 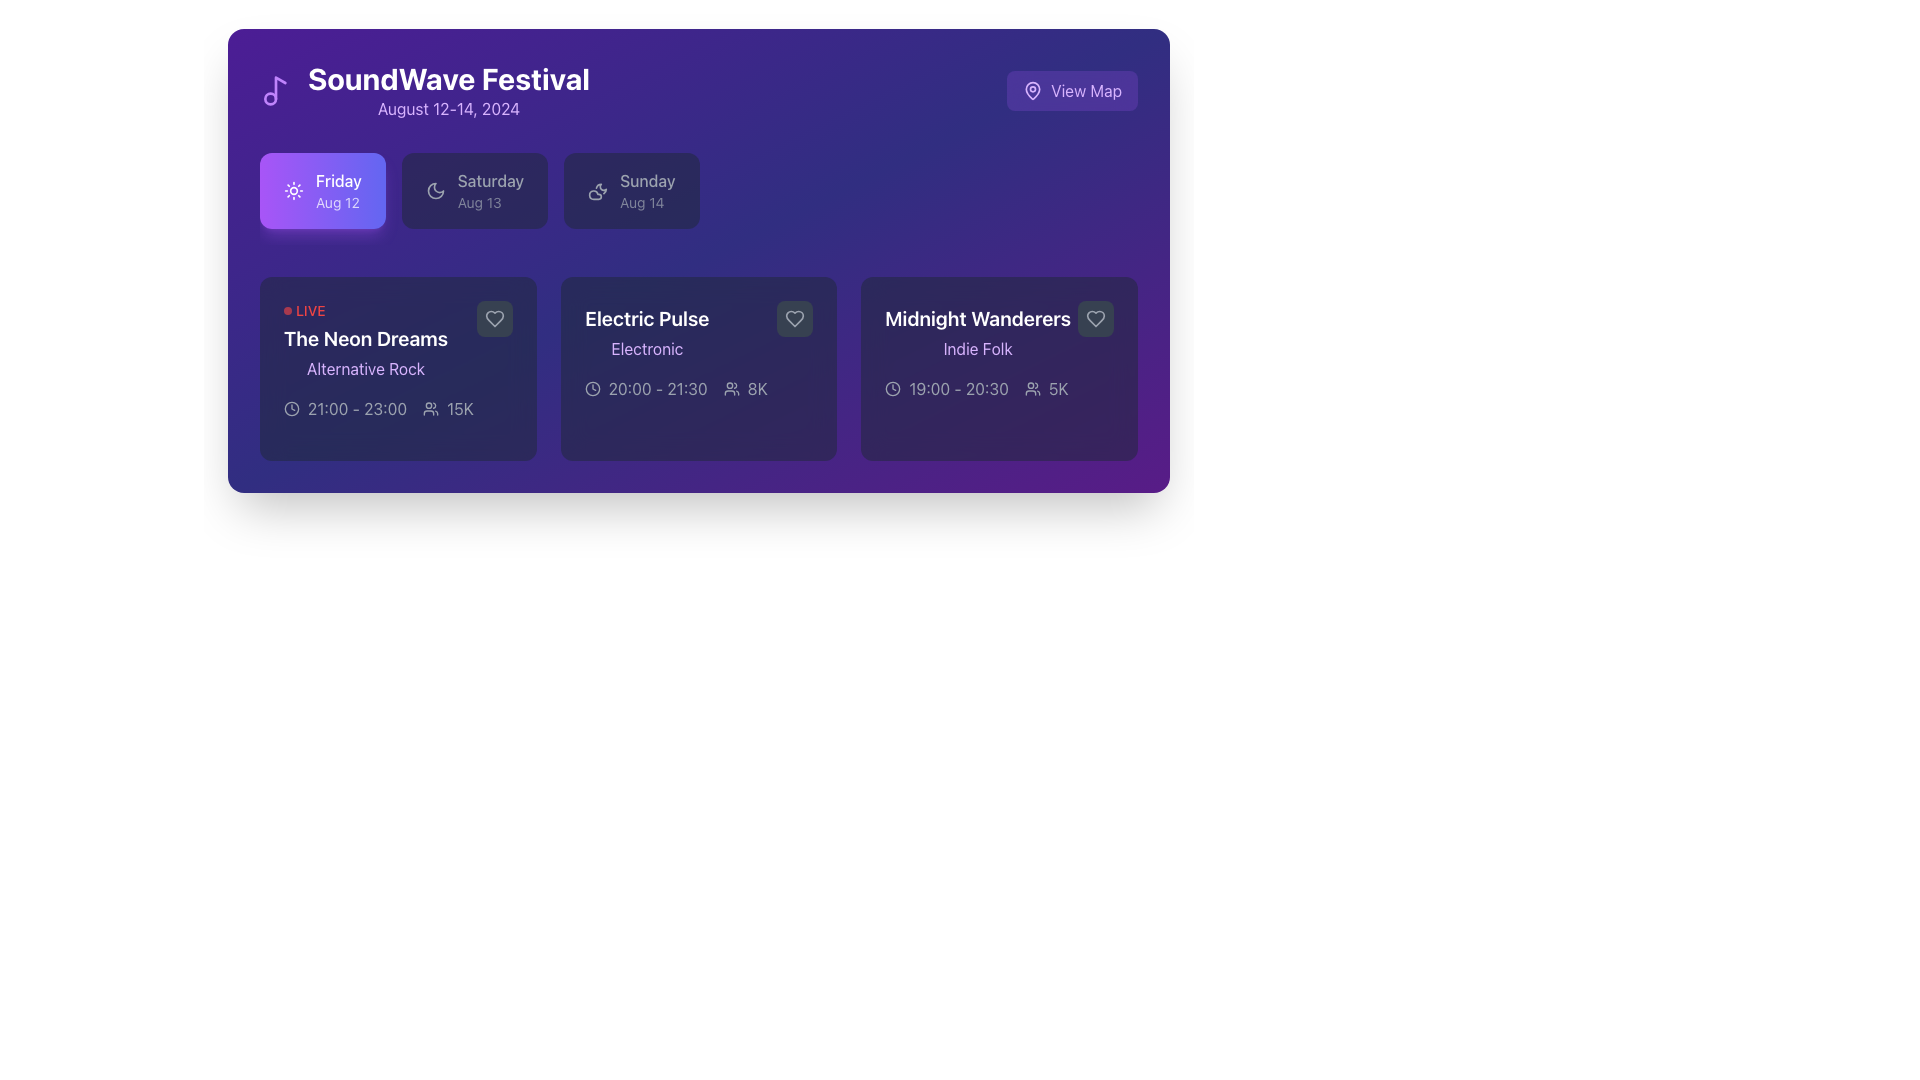 What do you see at coordinates (366, 338) in the screenshot?
I see `the event name displayed` at bounding box center [366, 338].